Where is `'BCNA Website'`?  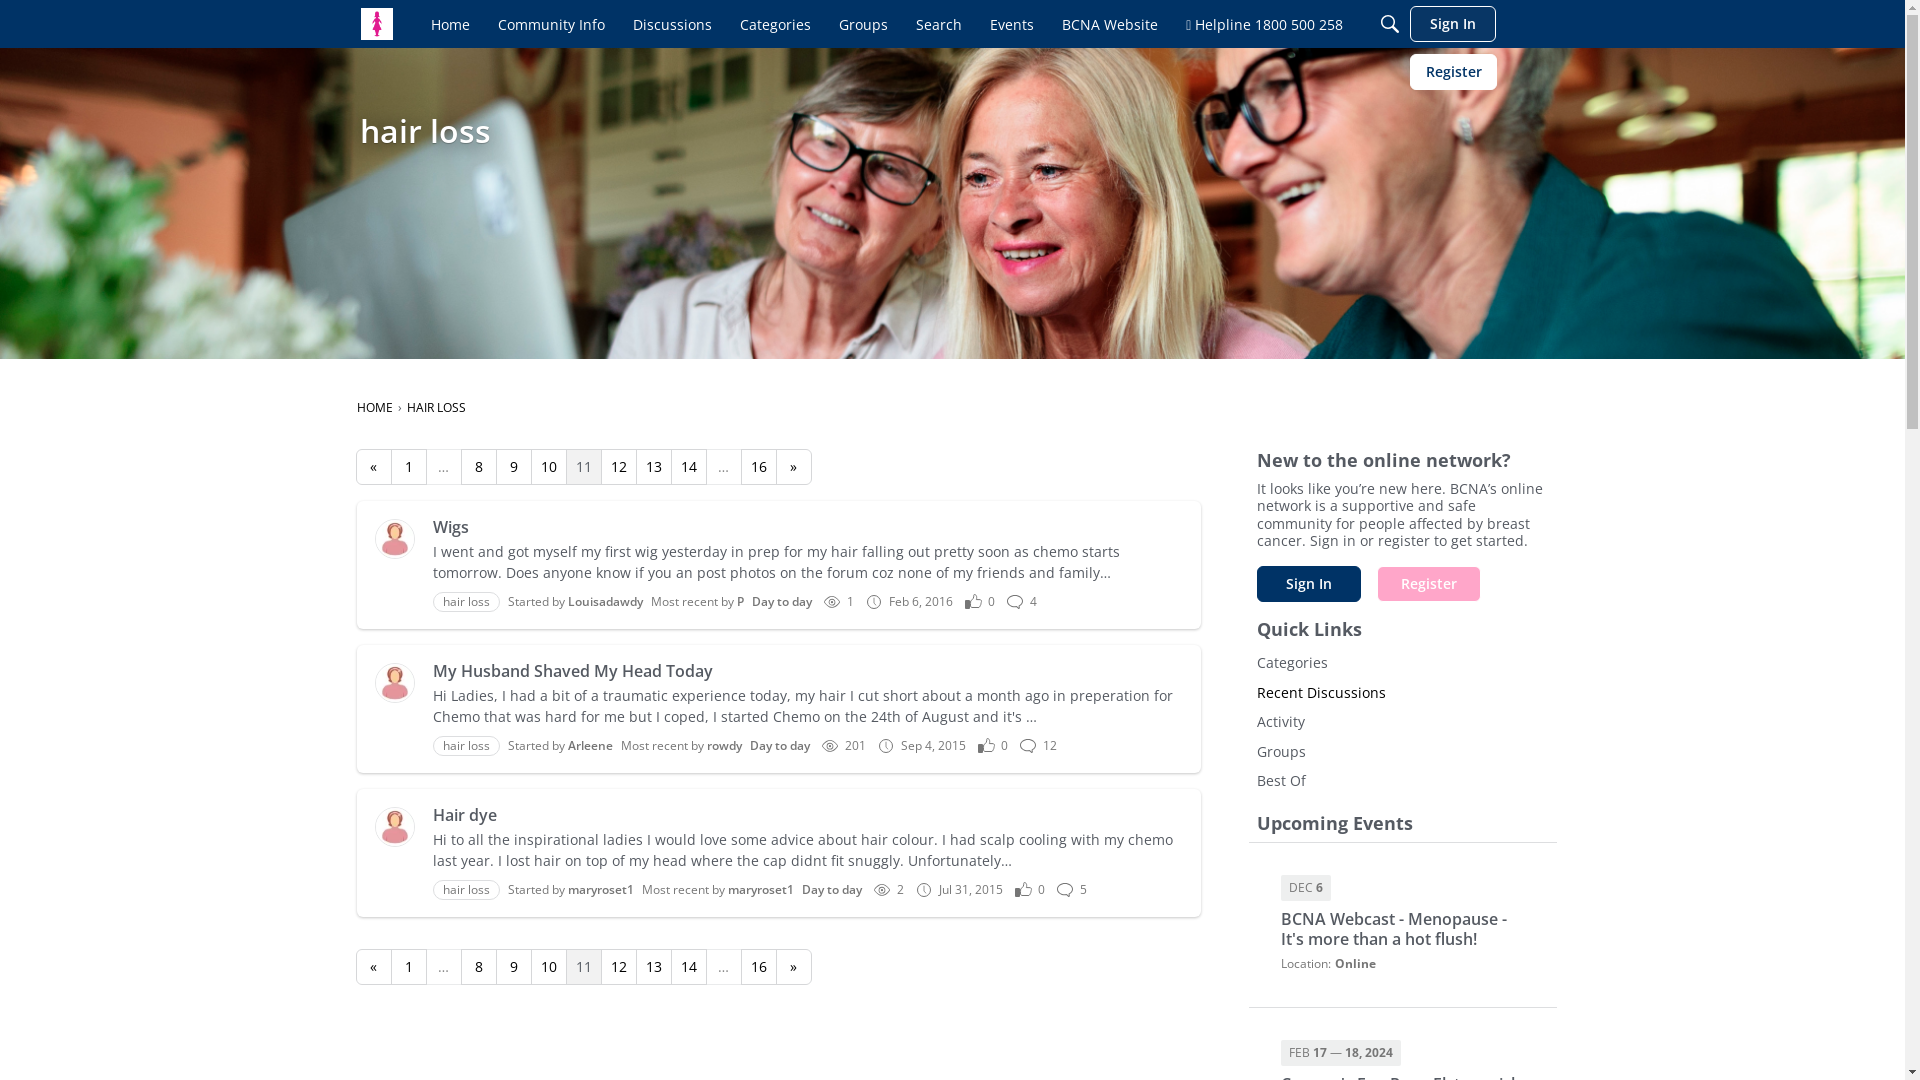
'BCNA Website' is located at coordinates (1053, 23).